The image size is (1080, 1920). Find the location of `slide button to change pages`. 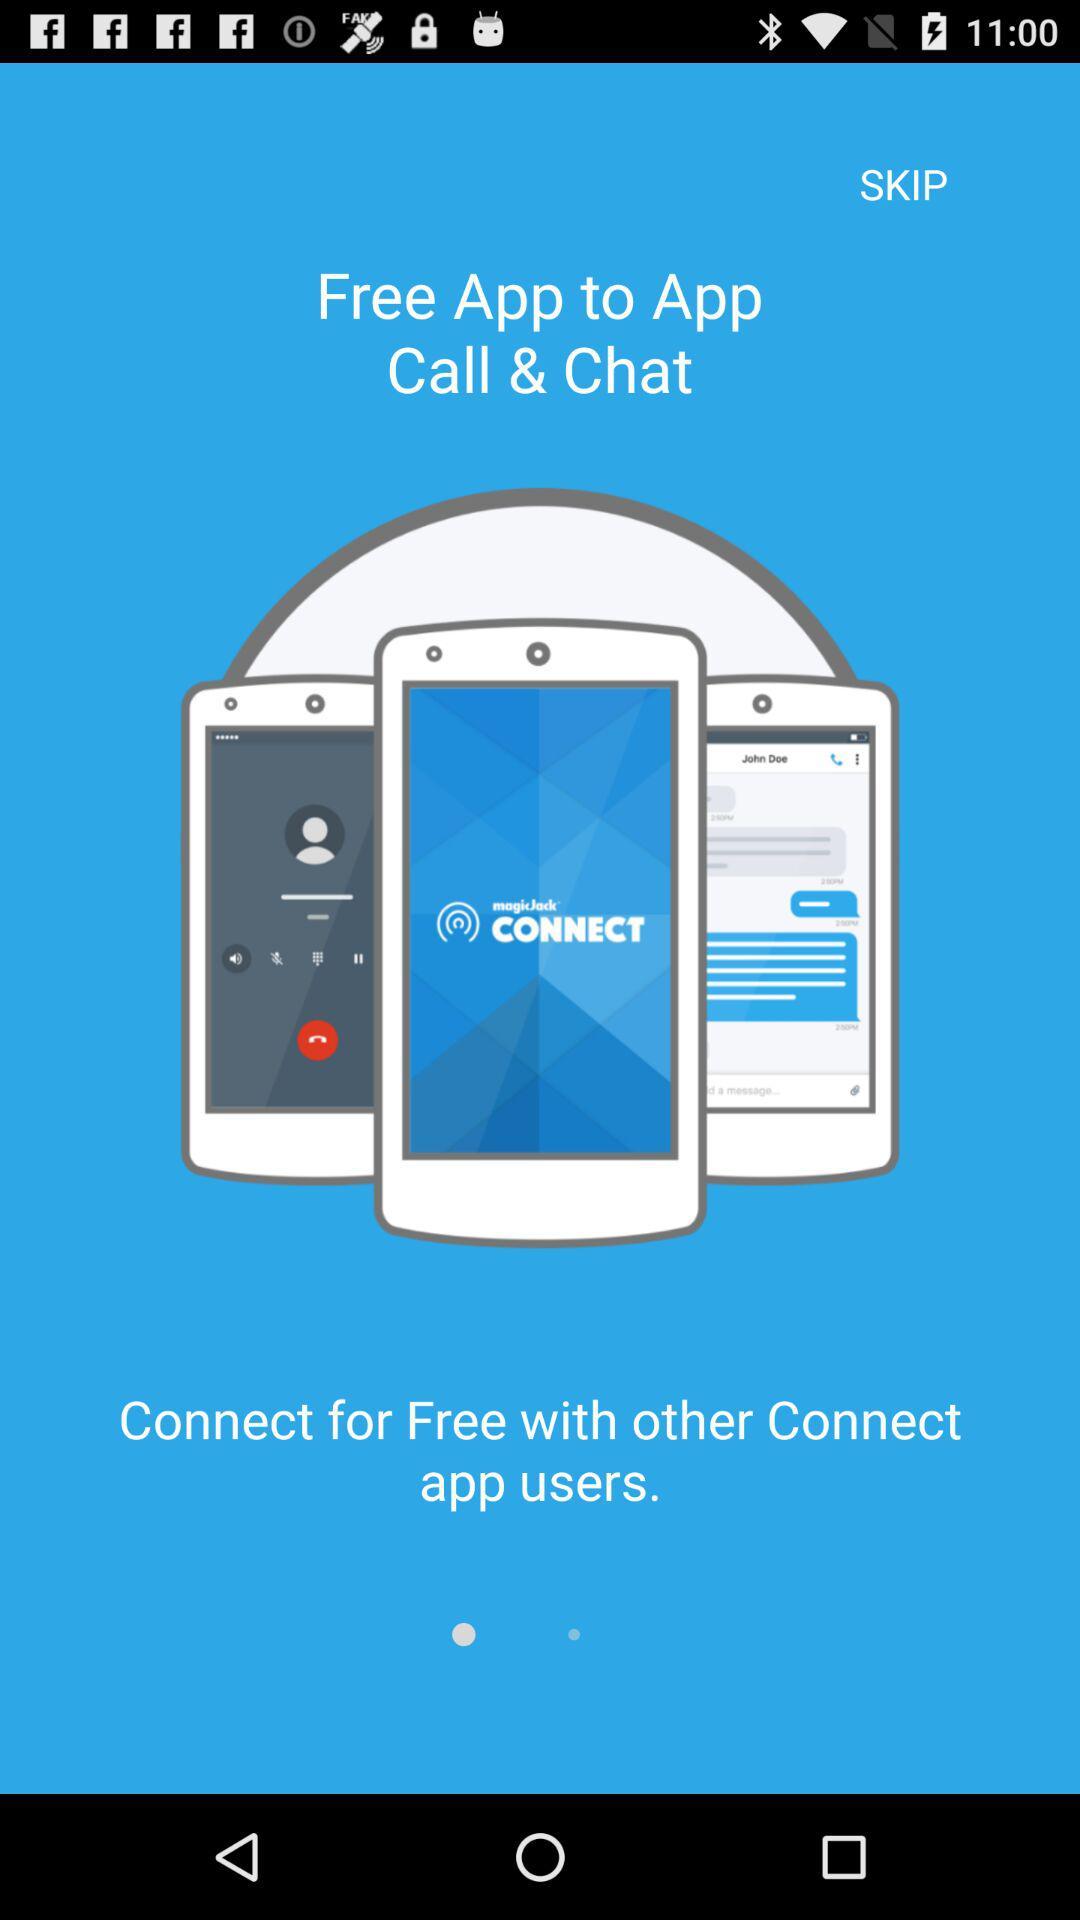

slide button to change pages is located at coordinates (463, 1634).